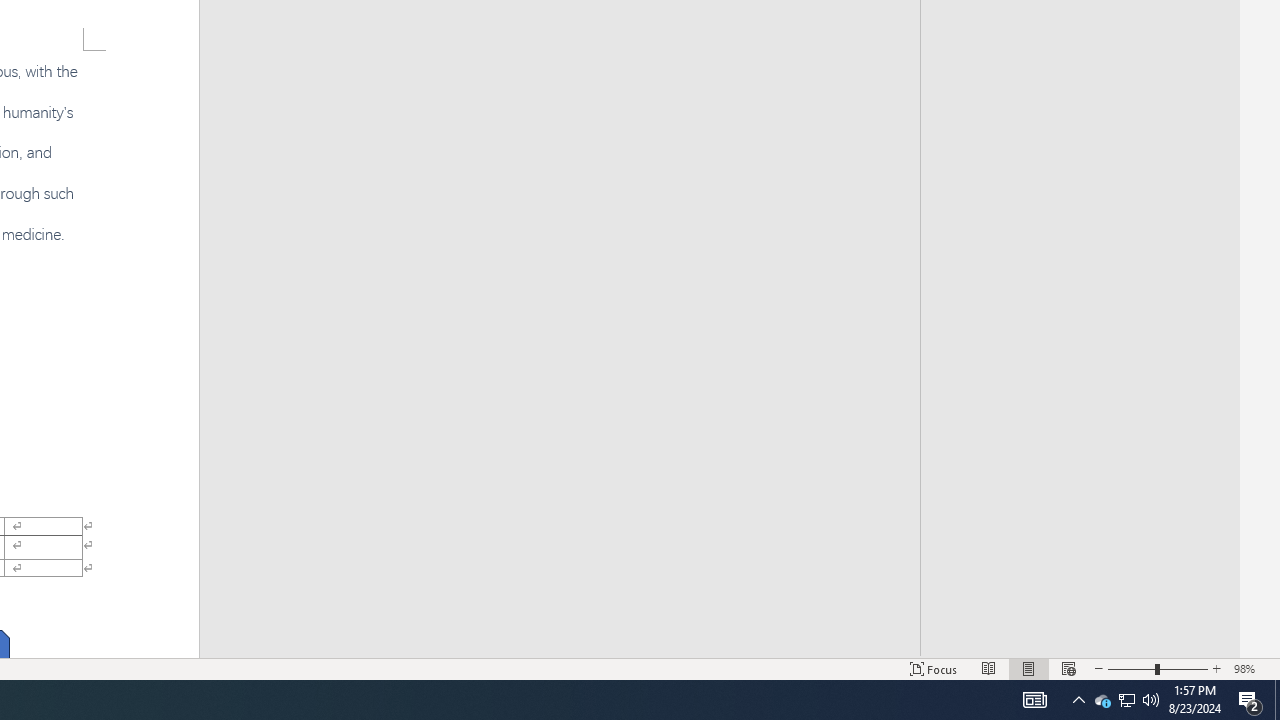 This screenshot has width=1280, height=720. I want to click on 'Print Layout', so click(1029, 669).